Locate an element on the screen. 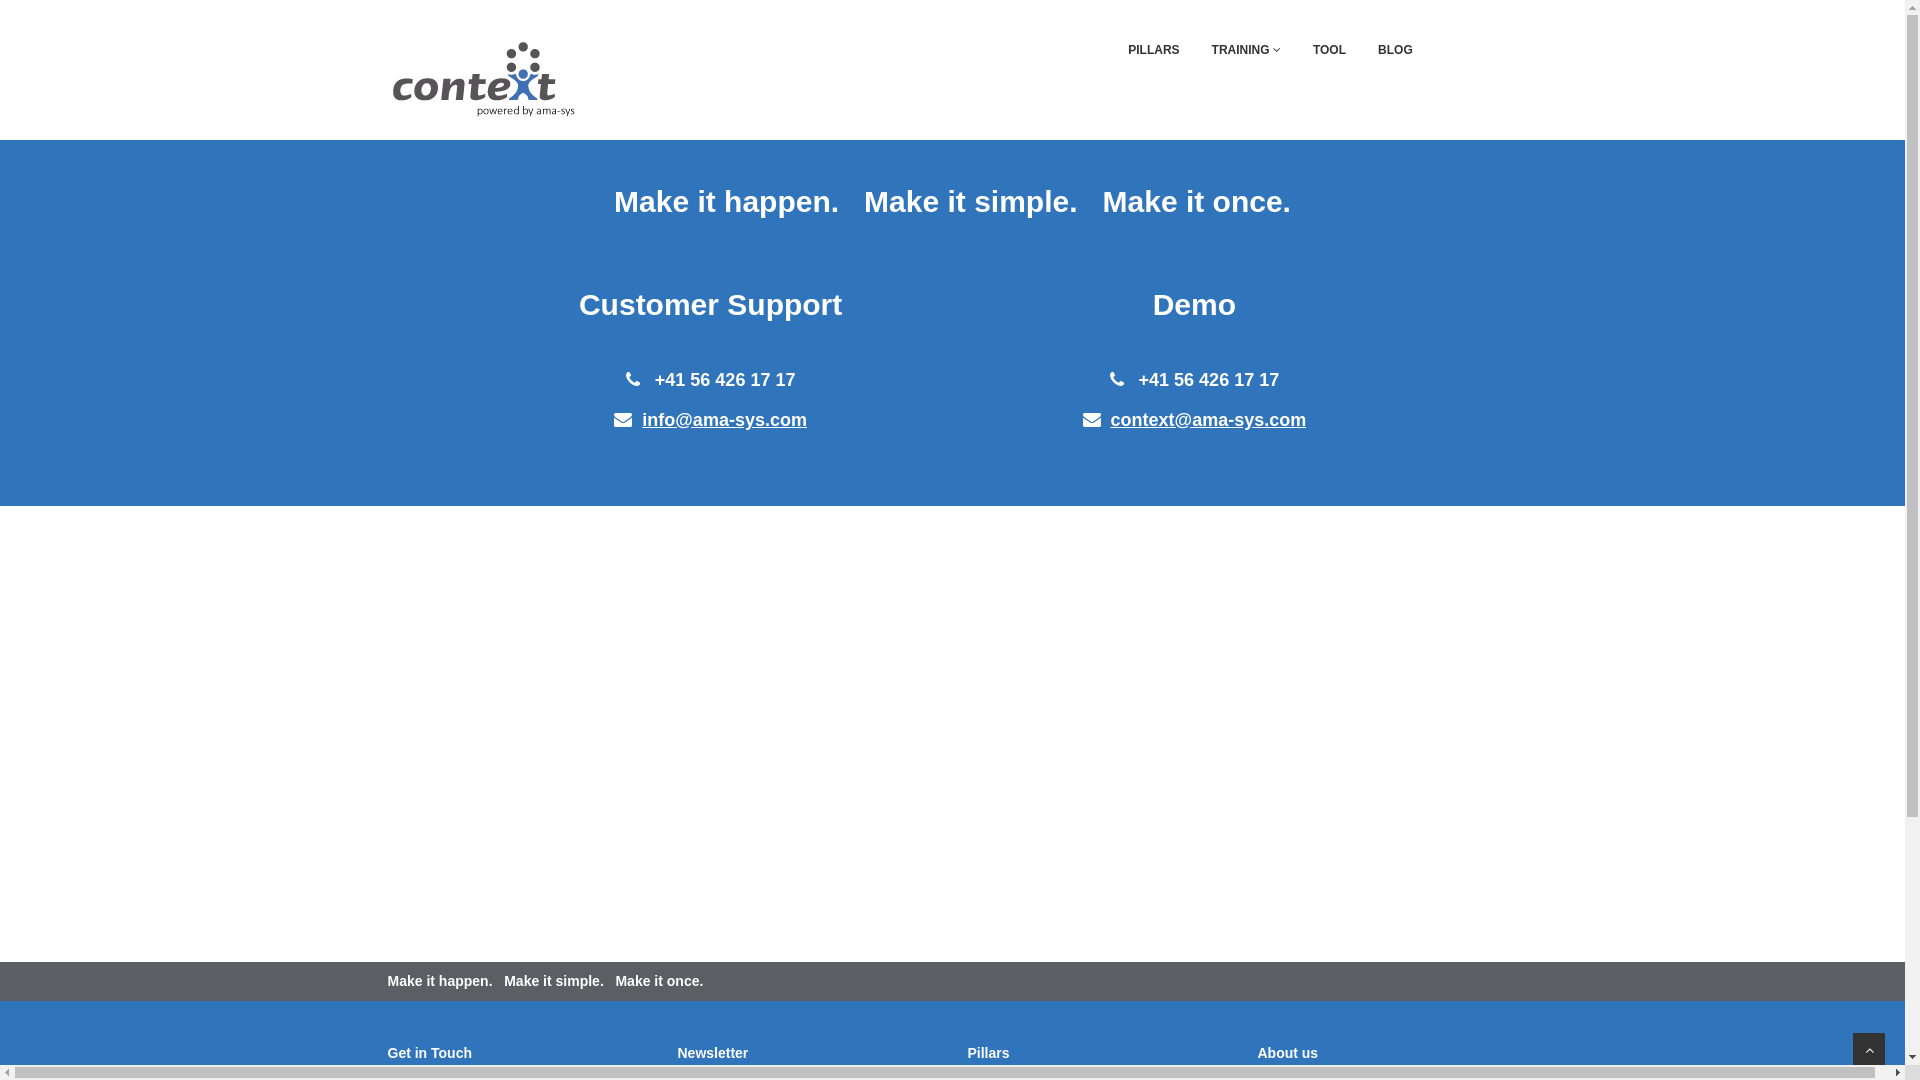 Image resolution: width=1920 pixels, height=1080 pixels. 'Make it happen.   Make it simple.   Make it once.' is located at coordinates (951, 201).